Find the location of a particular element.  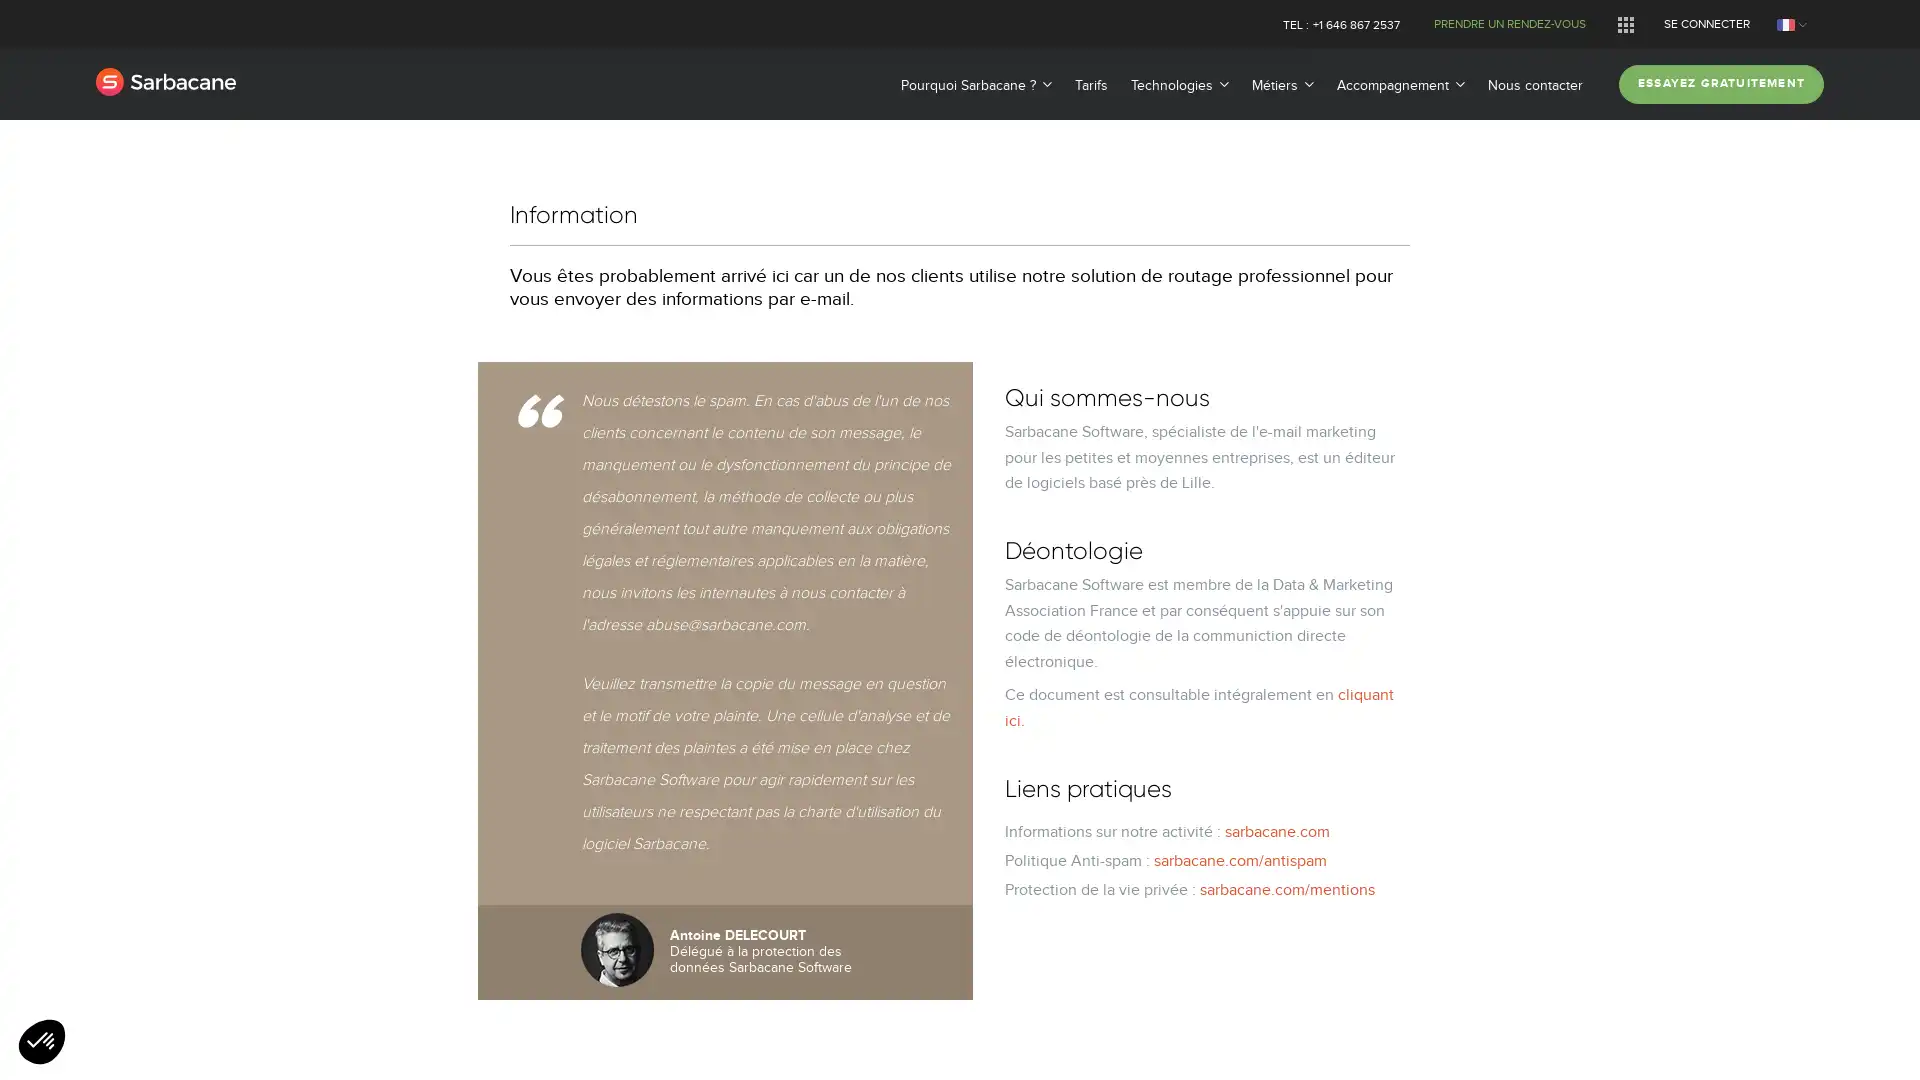

Consentements certifies par is located at coordinates (958, 641).